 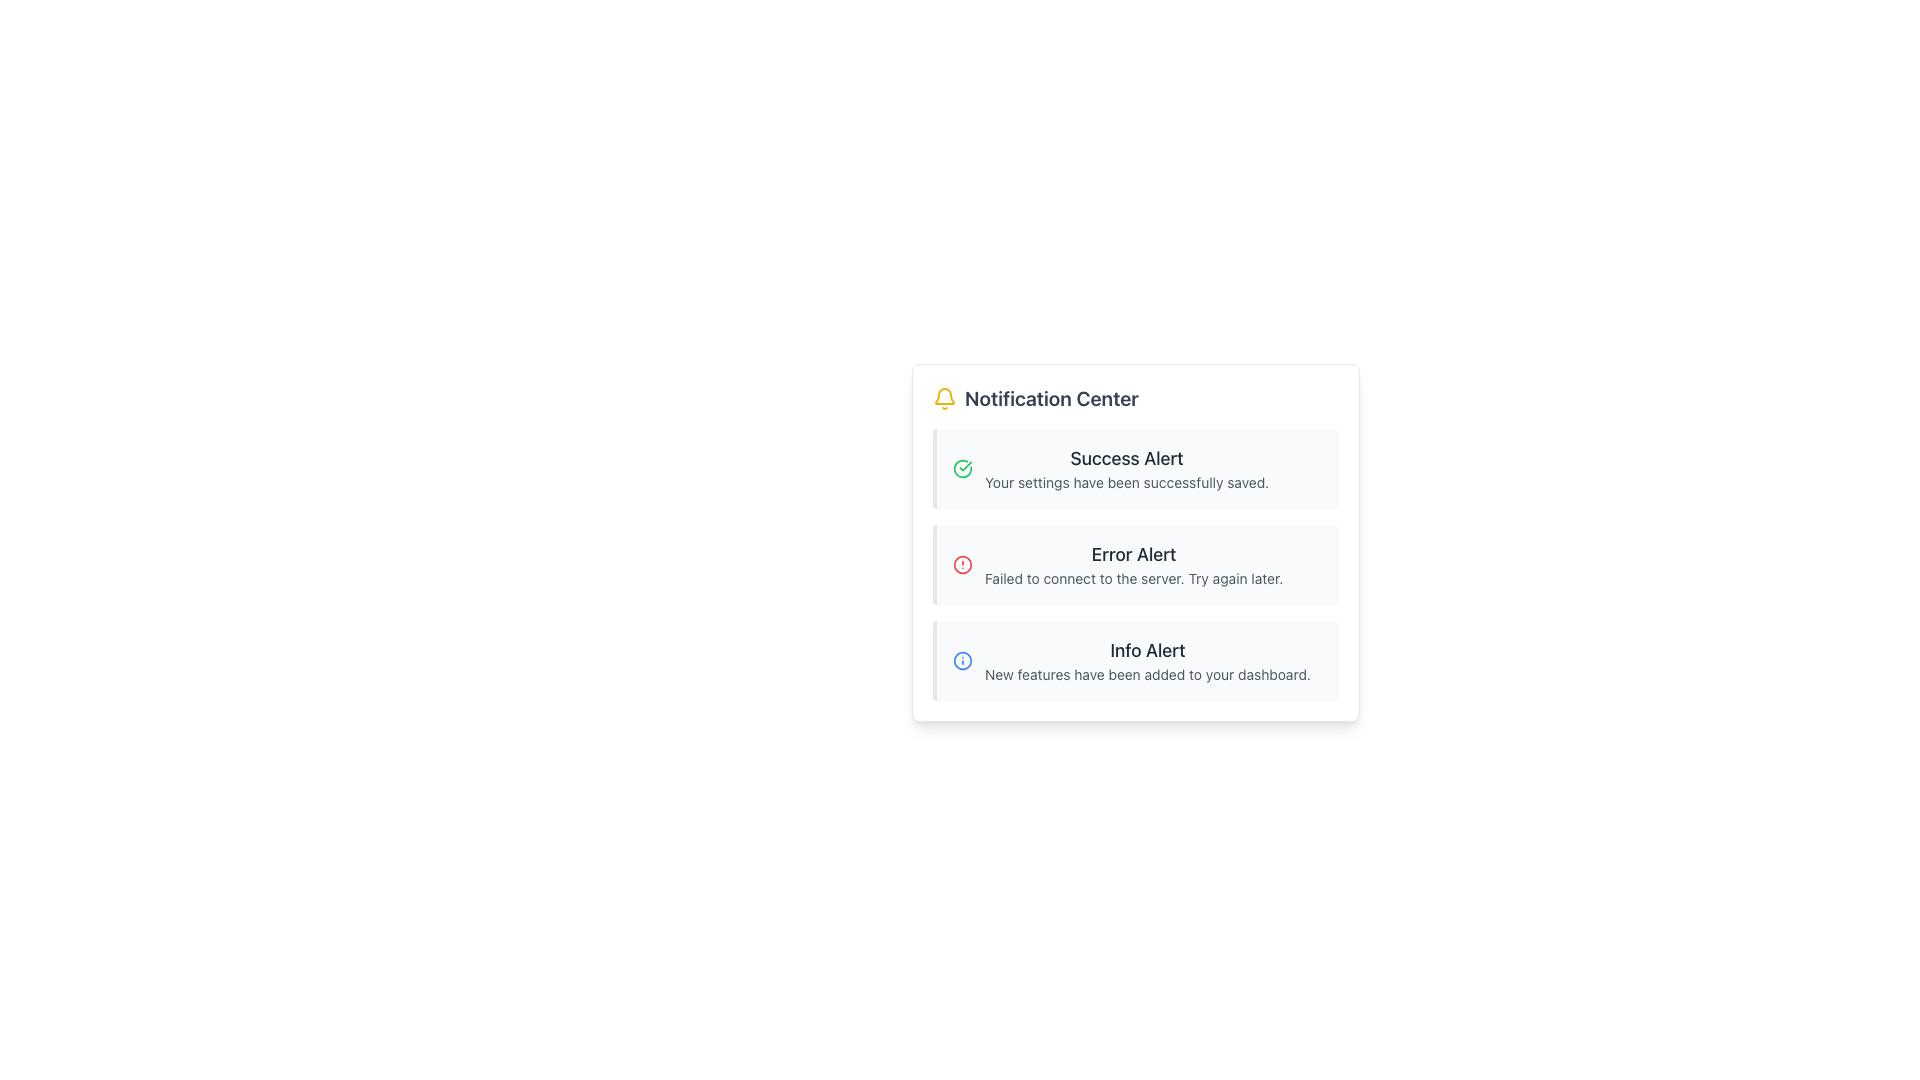 What do you see at coordinates (1136, 564) in the screenshot?
I see `error alert notification text in the Notification Center, which indicates a failed connection to the server` at bounding box center [1136, 564].